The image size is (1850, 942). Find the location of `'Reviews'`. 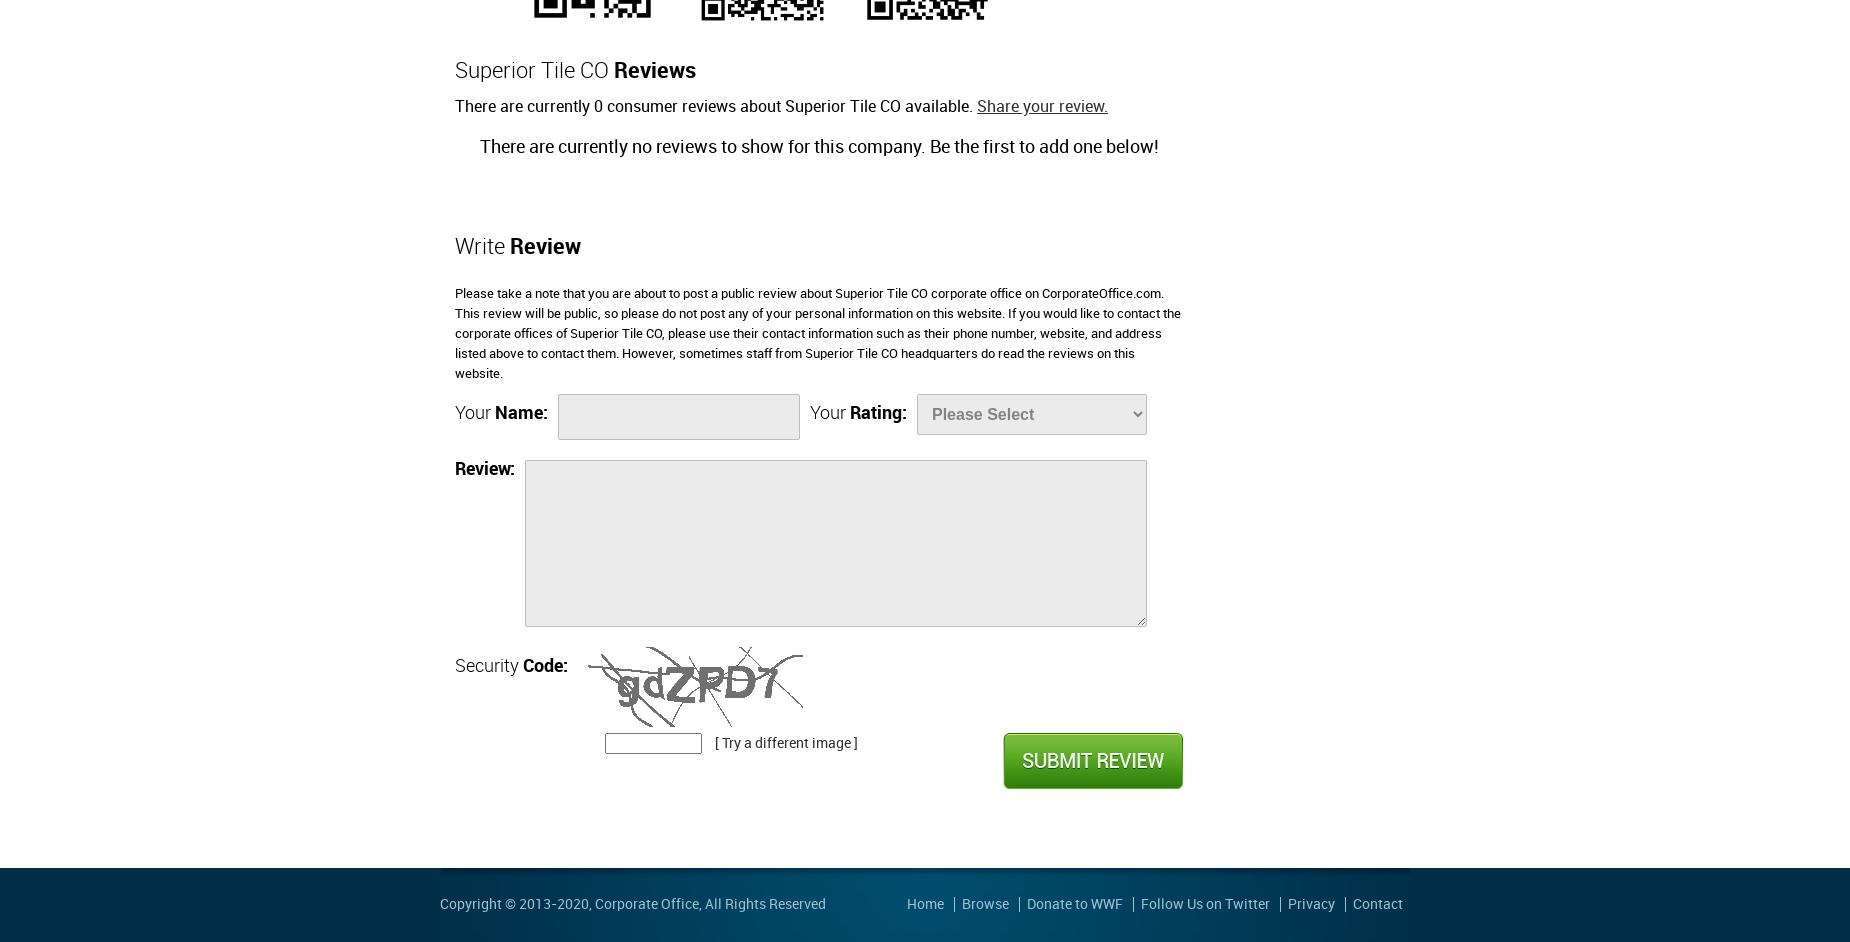

'Reviews' is located at coordinates (655, 70).